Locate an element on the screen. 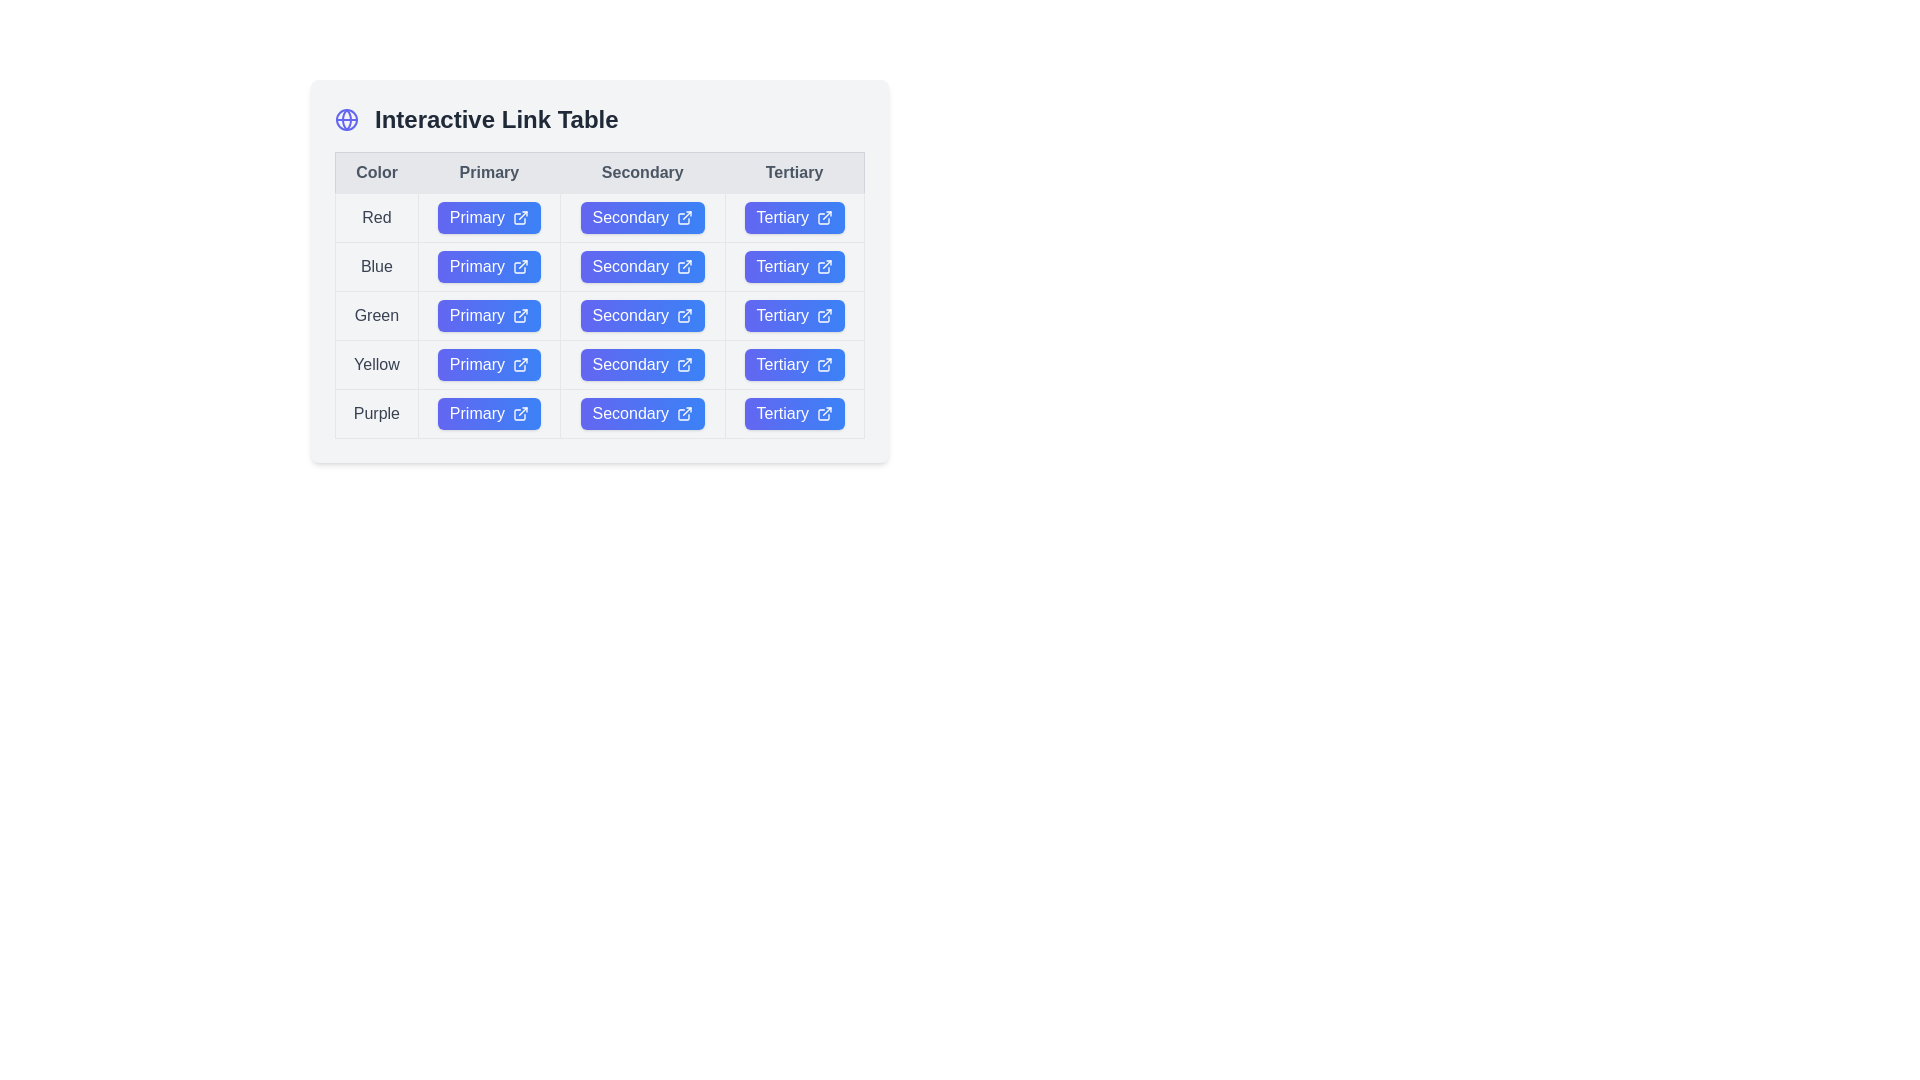 Image resolution: width=1920 pixels, height=1080 pixels. the title text that categorizes or describes the content, positioned to the right of a globe-like icon at the top-left corner of the interface is located at coordinates (496, 119).